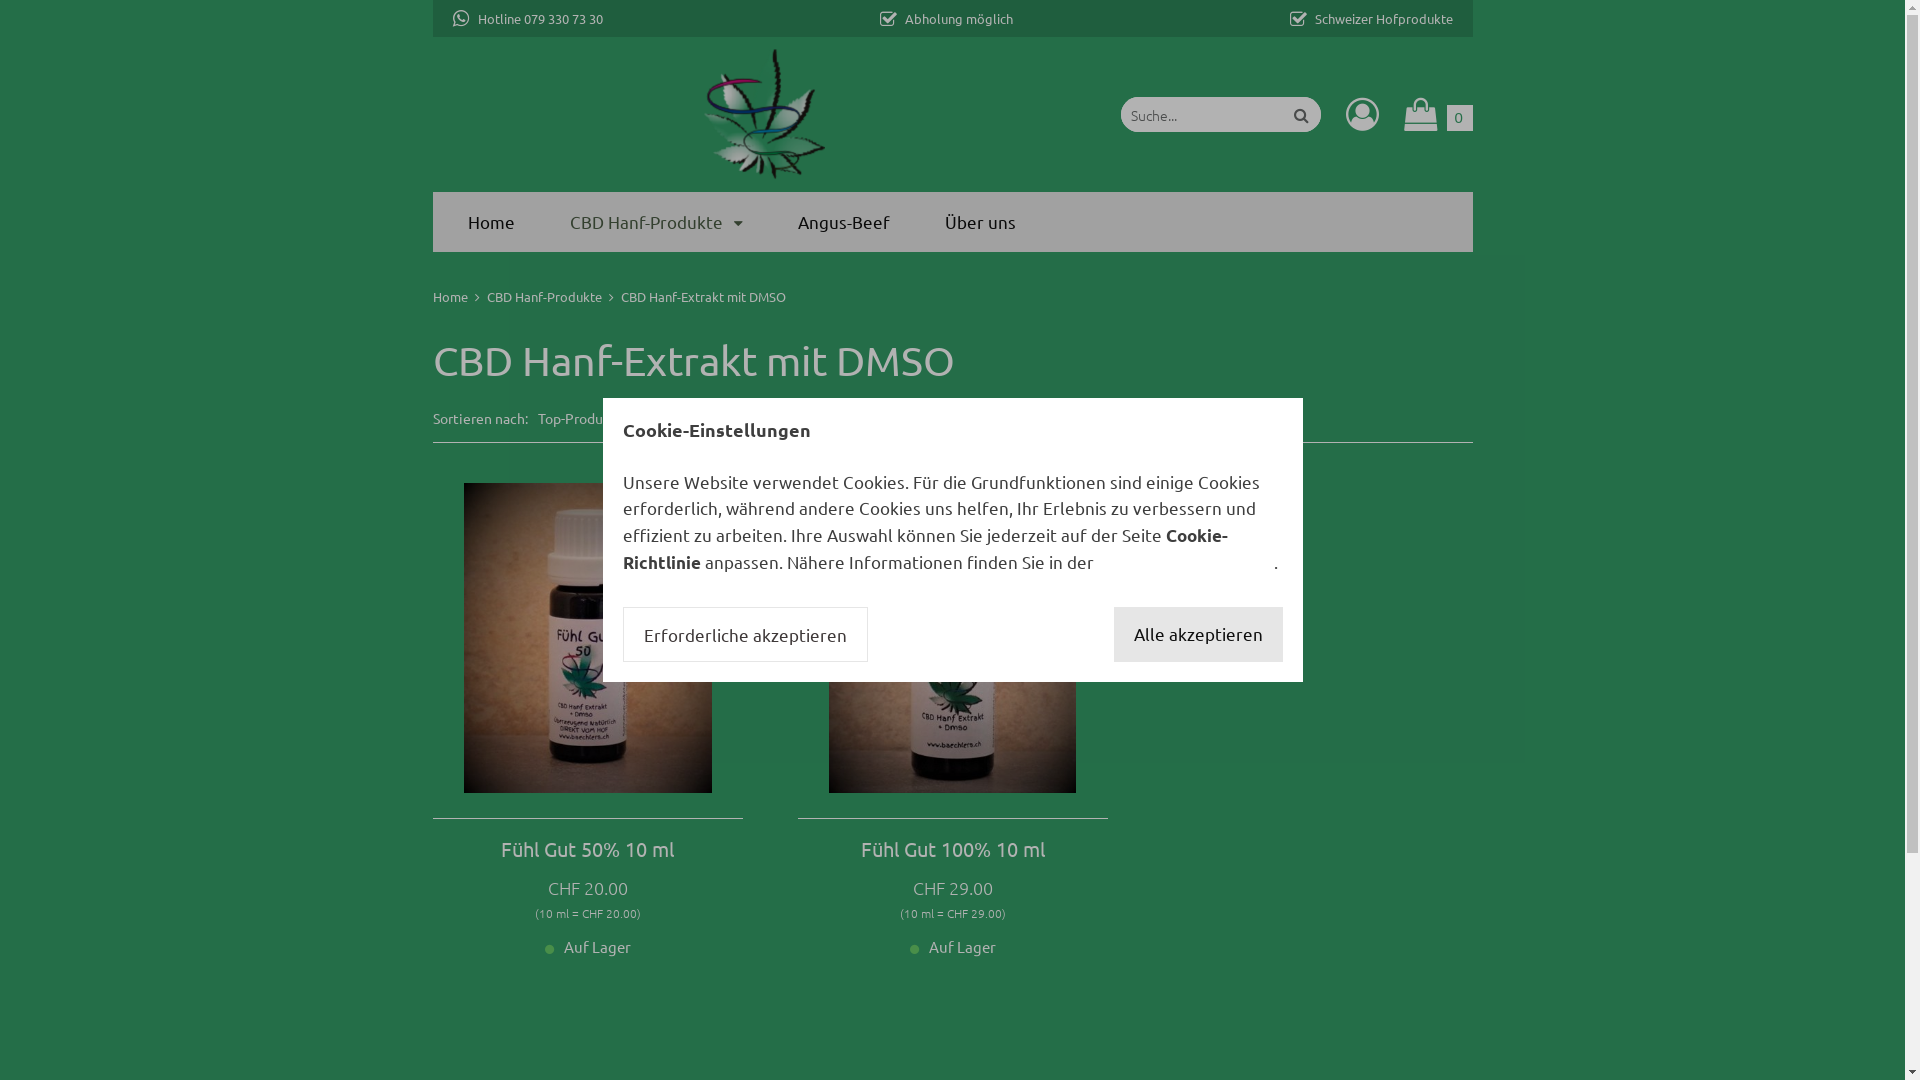  What do you see at coordinates (621, 635) in the screenshot?
I see `'Erforderliche akzeptieren'` at bounding box center [621, 635].